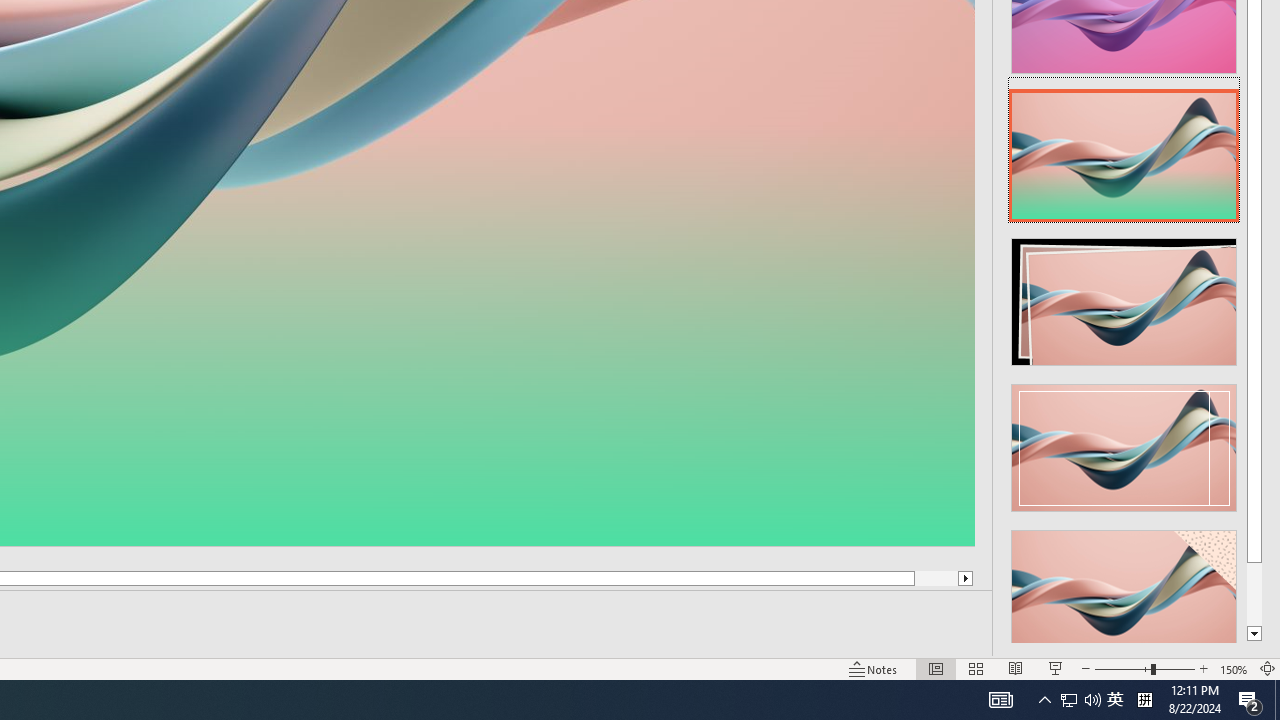  I want to click on 'Design Idea', so click(1124, 586).